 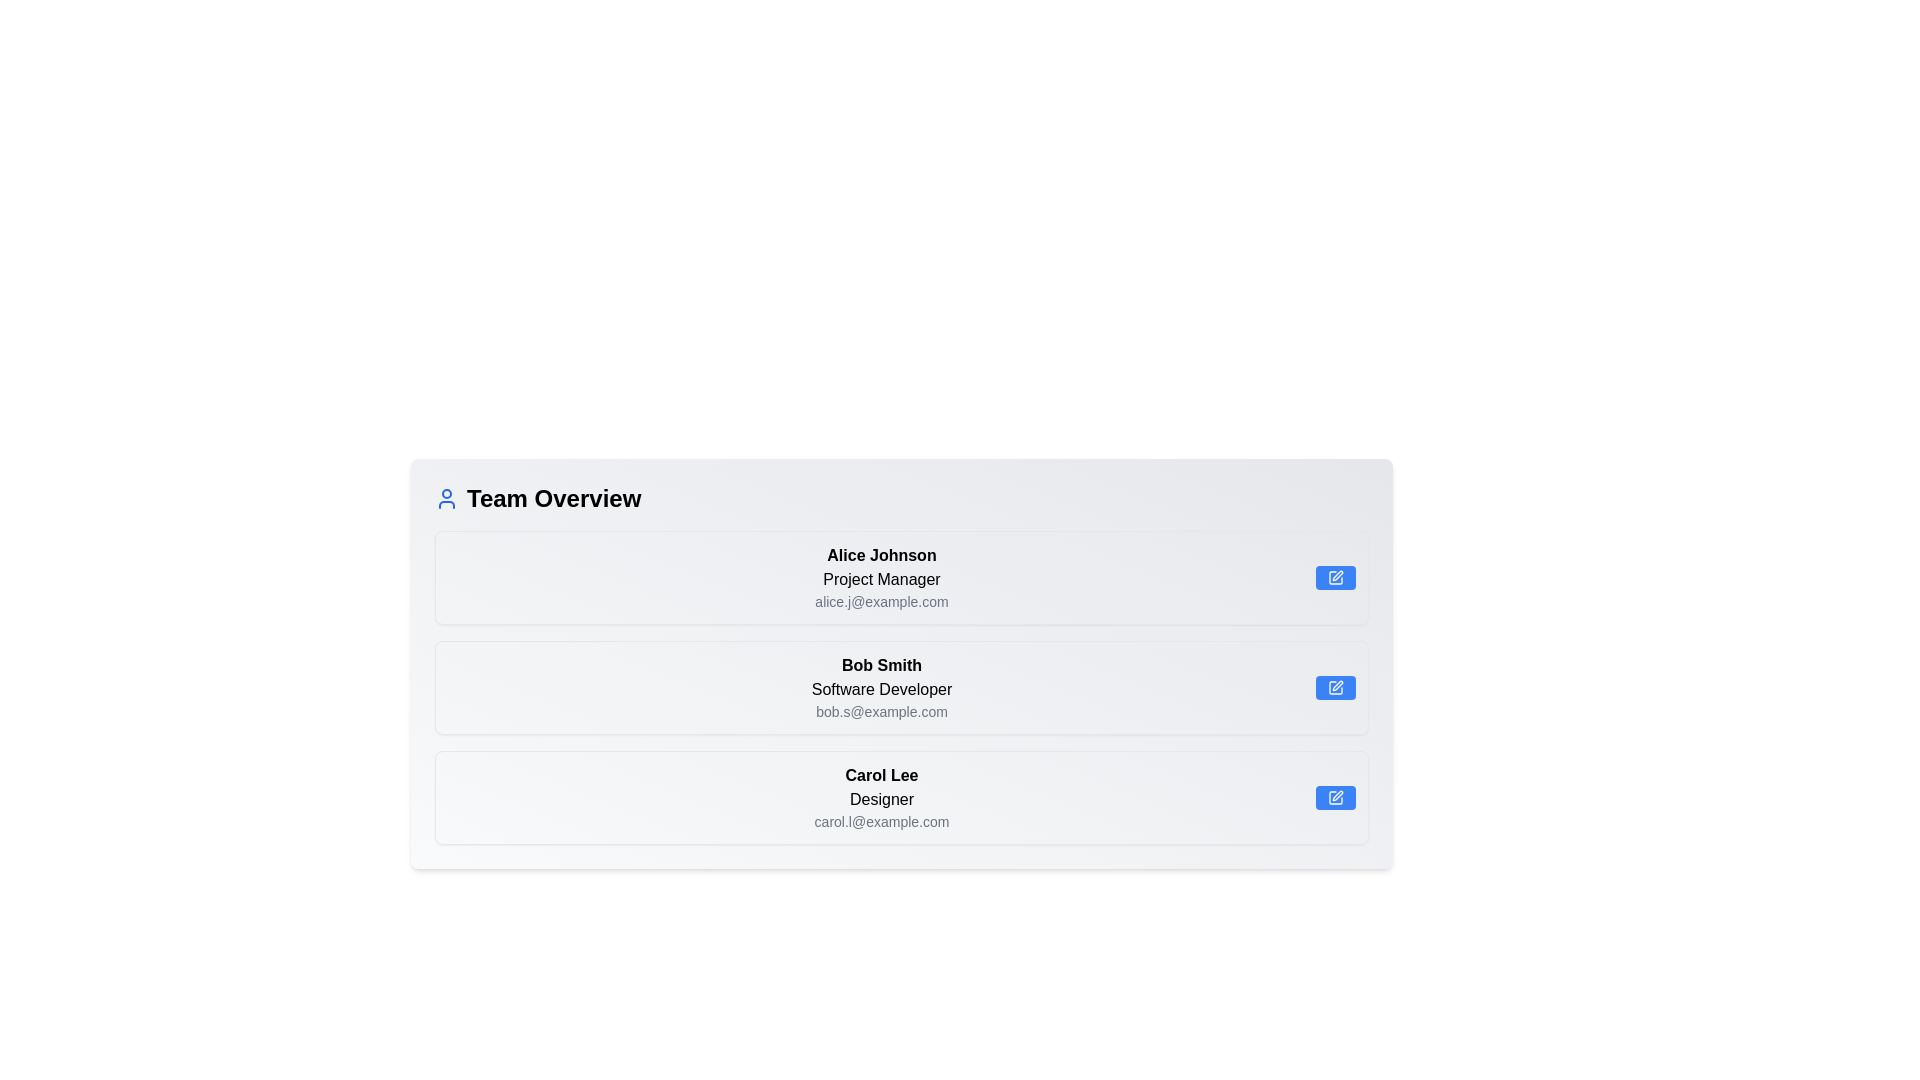 I want to click on the edit icon, which is a square with a pen diagonal across it, located inside a blue button to the right of the 'Bob Smith' card in the 'Team Overview' section, so click(x=1335, y=686).